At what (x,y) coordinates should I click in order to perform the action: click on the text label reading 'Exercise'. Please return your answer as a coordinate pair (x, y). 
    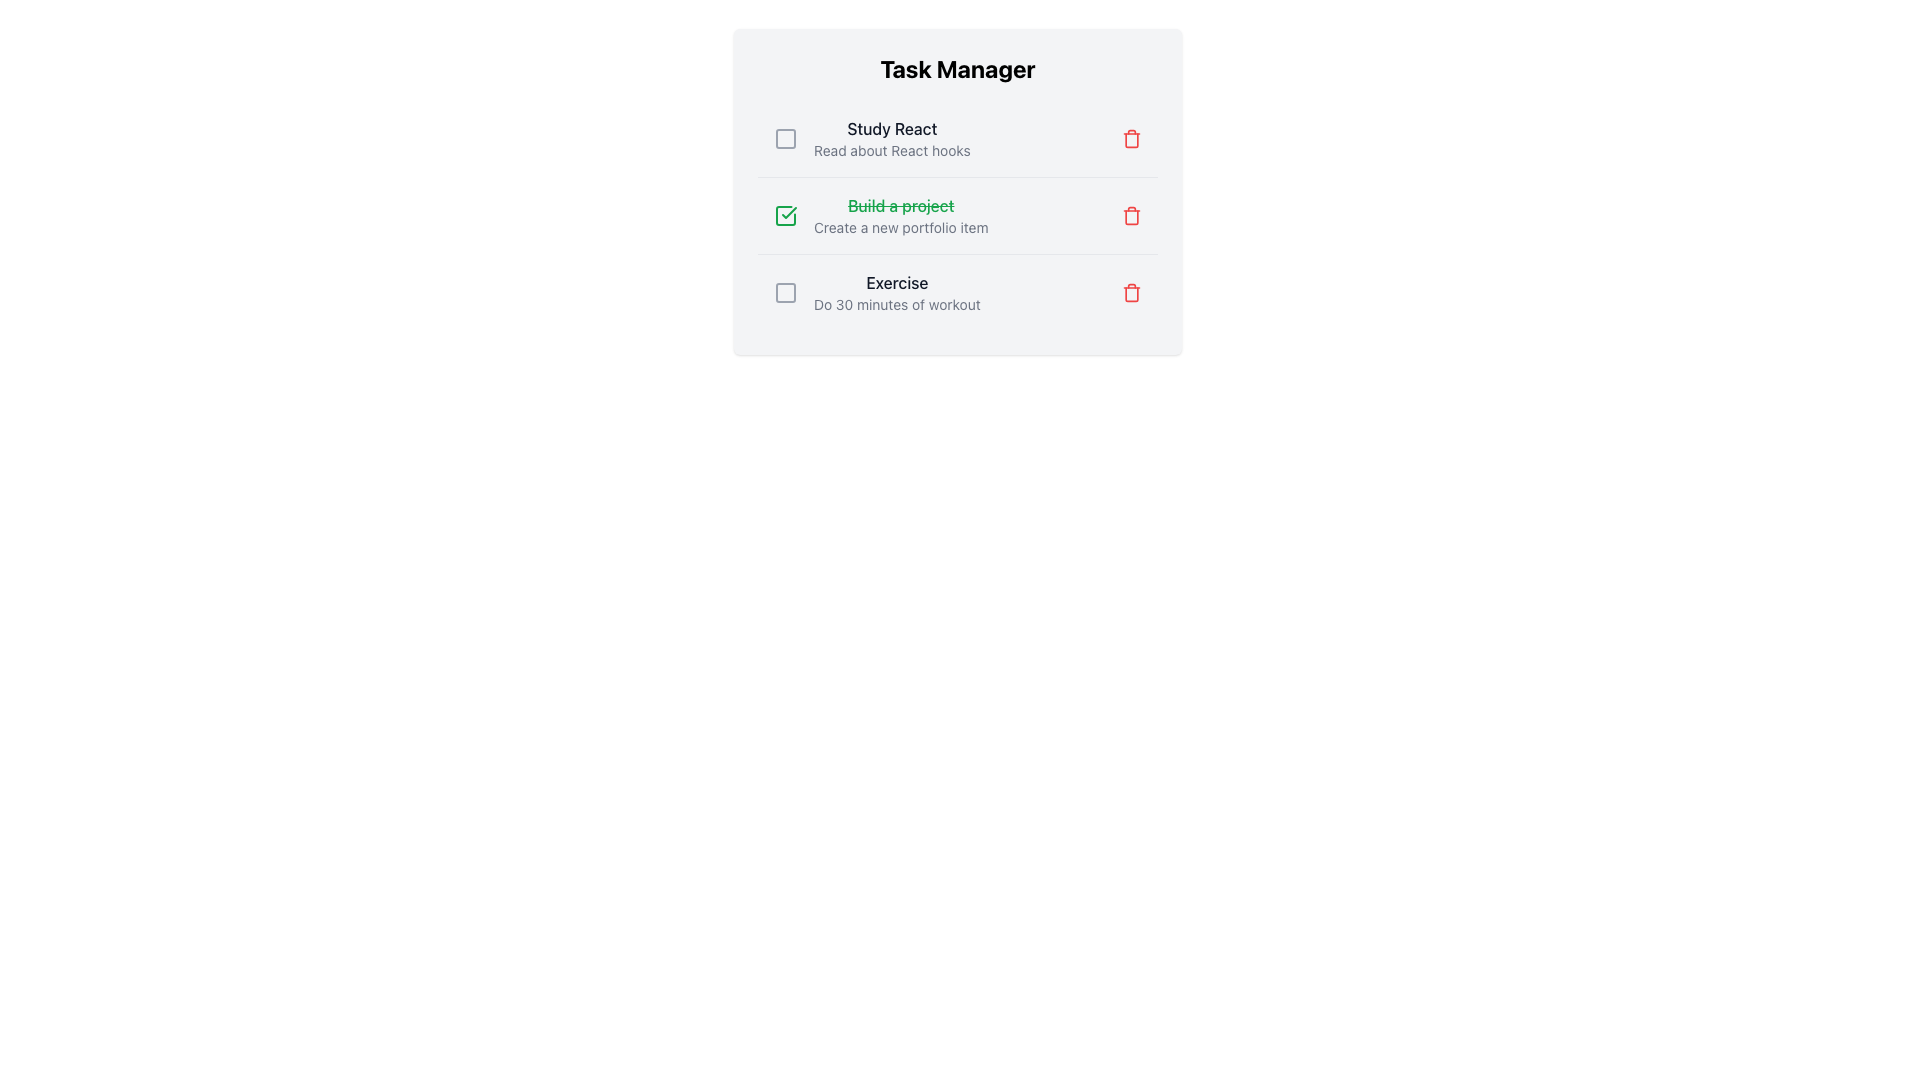
    Looking at the image, I should click on (896, 282).